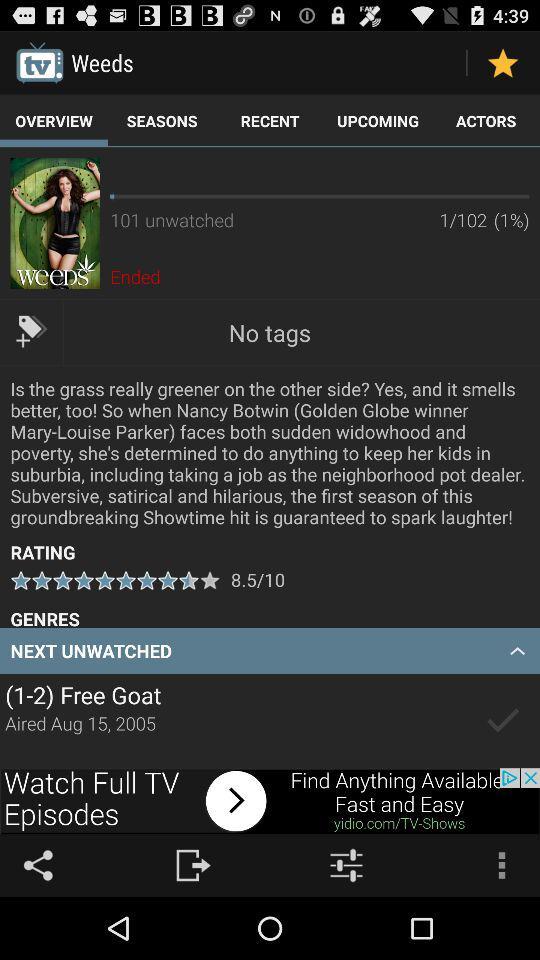 The height and width of the screenshot is (960, 540). What do you see at coordinates (55, 223) in the screenshot?
I see `more information on the movie` at bounding box center [55, 223].